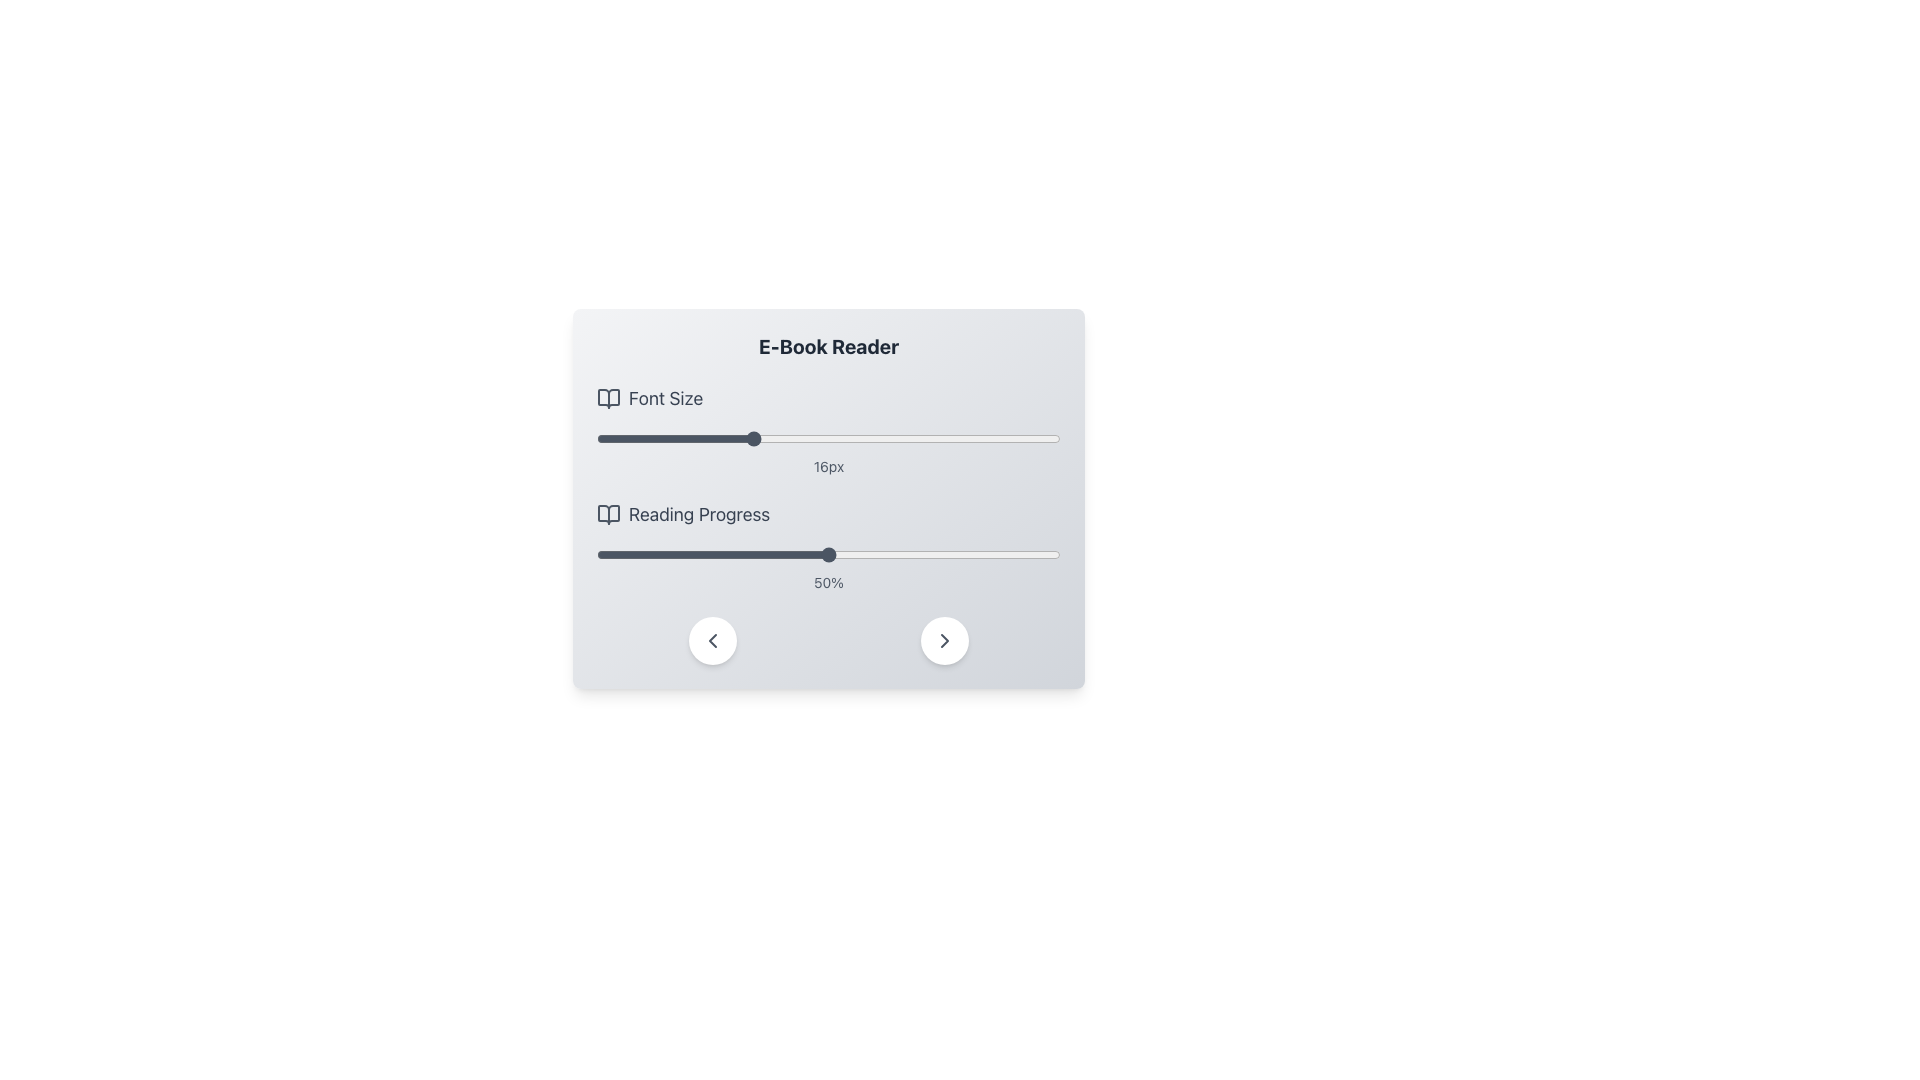 The width and height of the screenshot is (1920, 1080). Describe the element at coordinates (867, 438) in the screenshot. I see `the font size` at that location.